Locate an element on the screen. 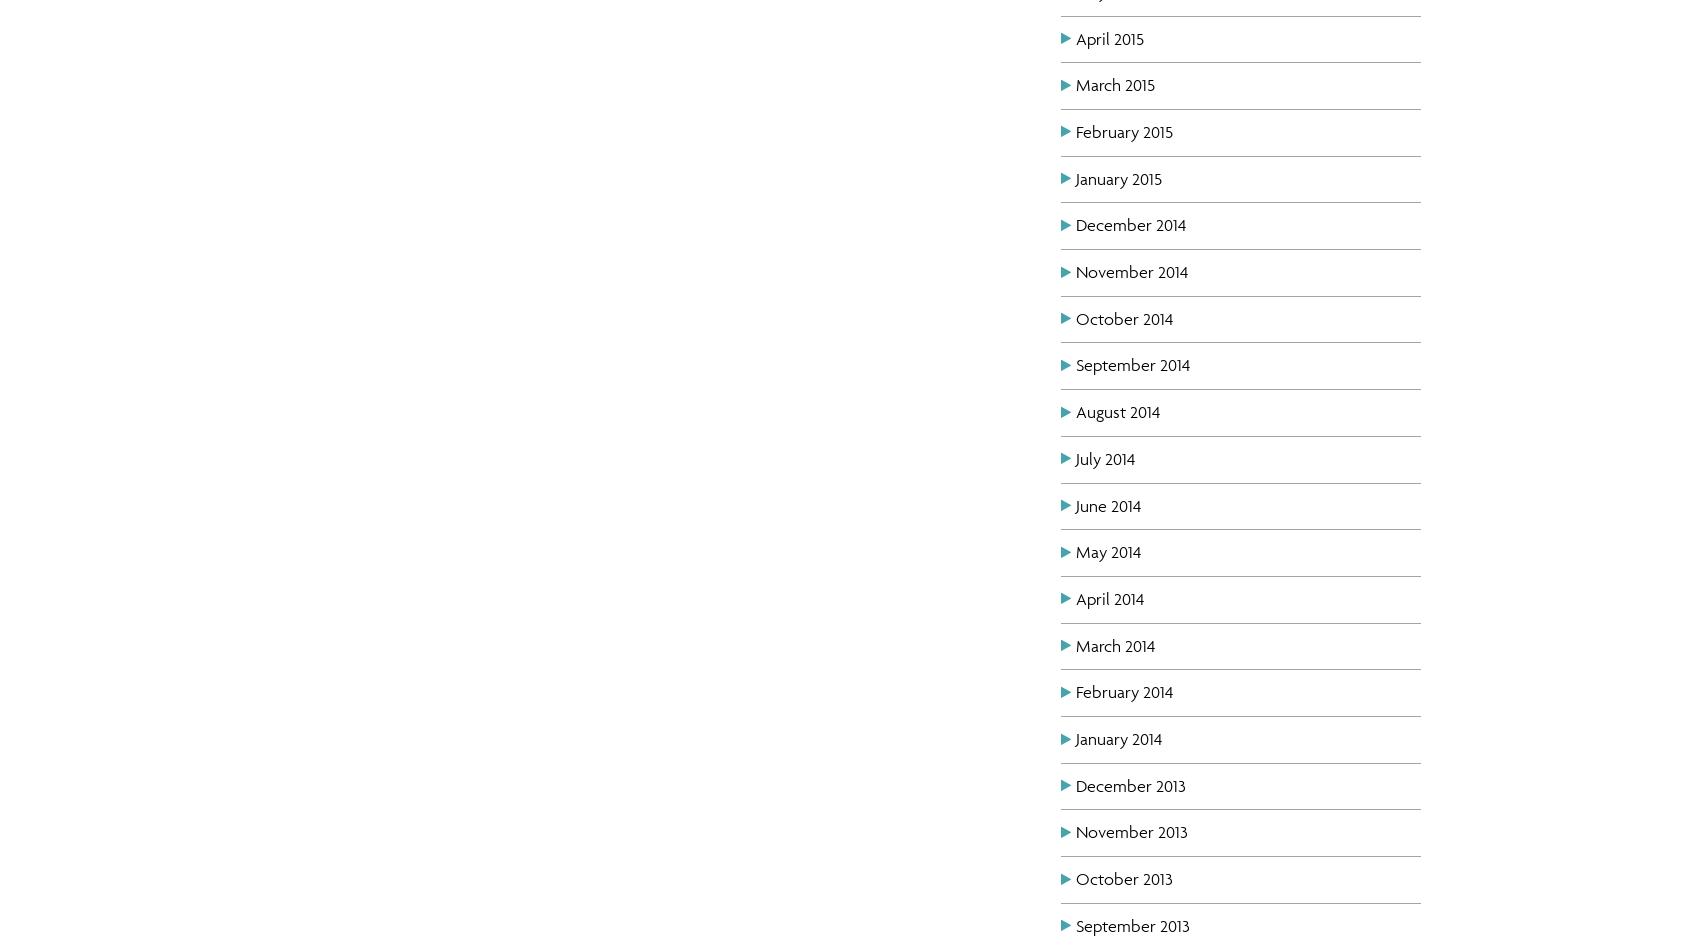 Image resolution: width=1702 pixels, height=945 pixels. 'November 2014' is located at coordinates (1131, 271).